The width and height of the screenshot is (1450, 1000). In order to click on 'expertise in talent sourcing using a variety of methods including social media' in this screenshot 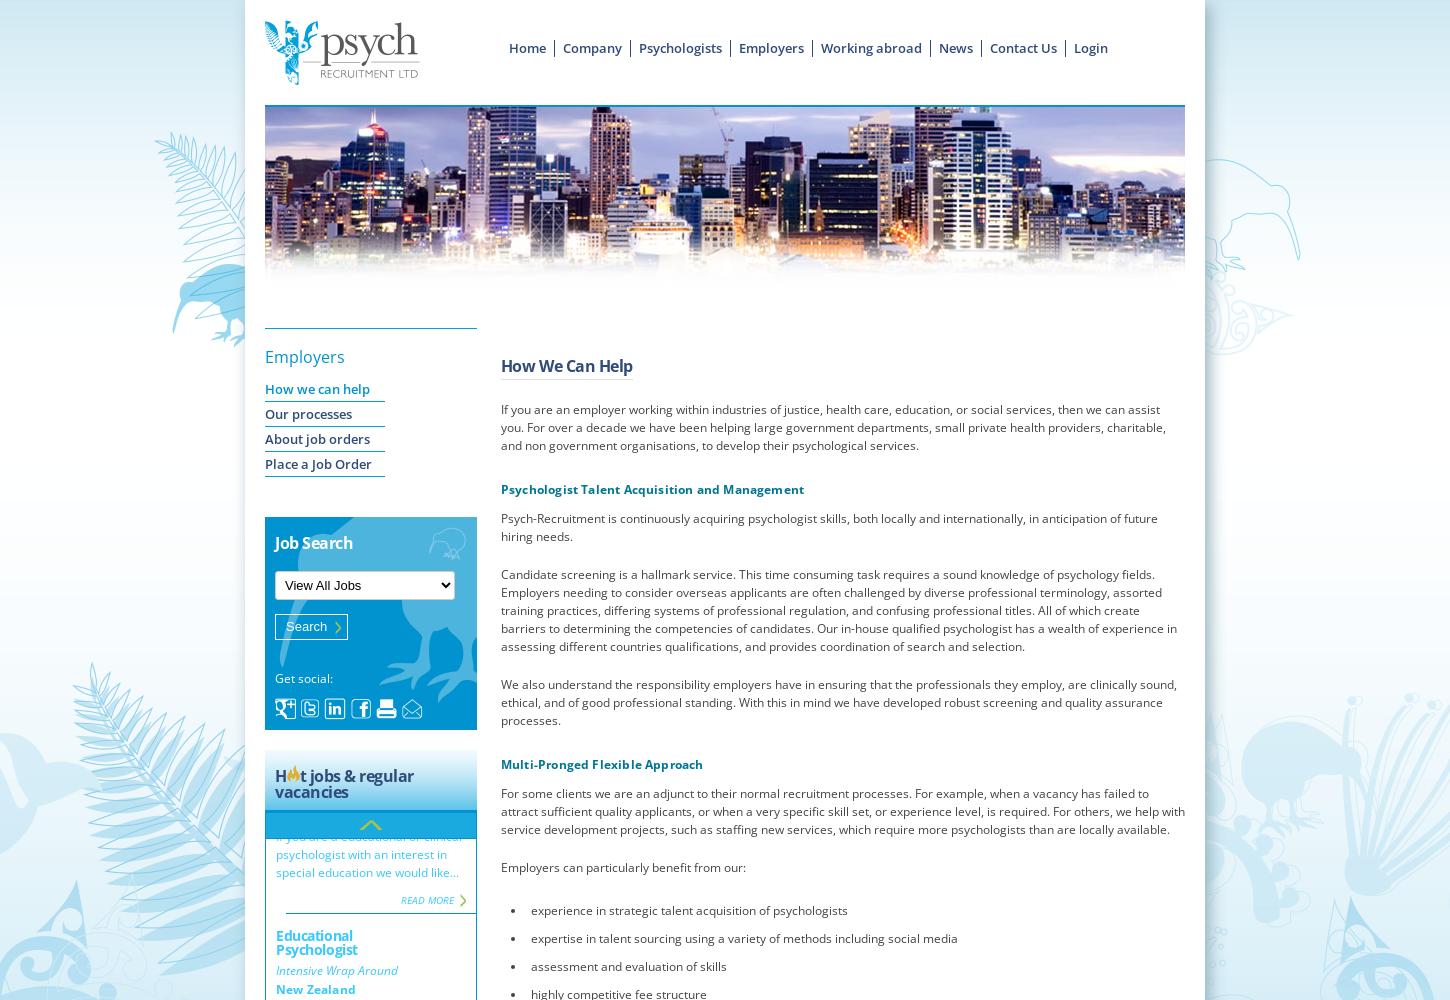, I will do `click(743, 938)`.